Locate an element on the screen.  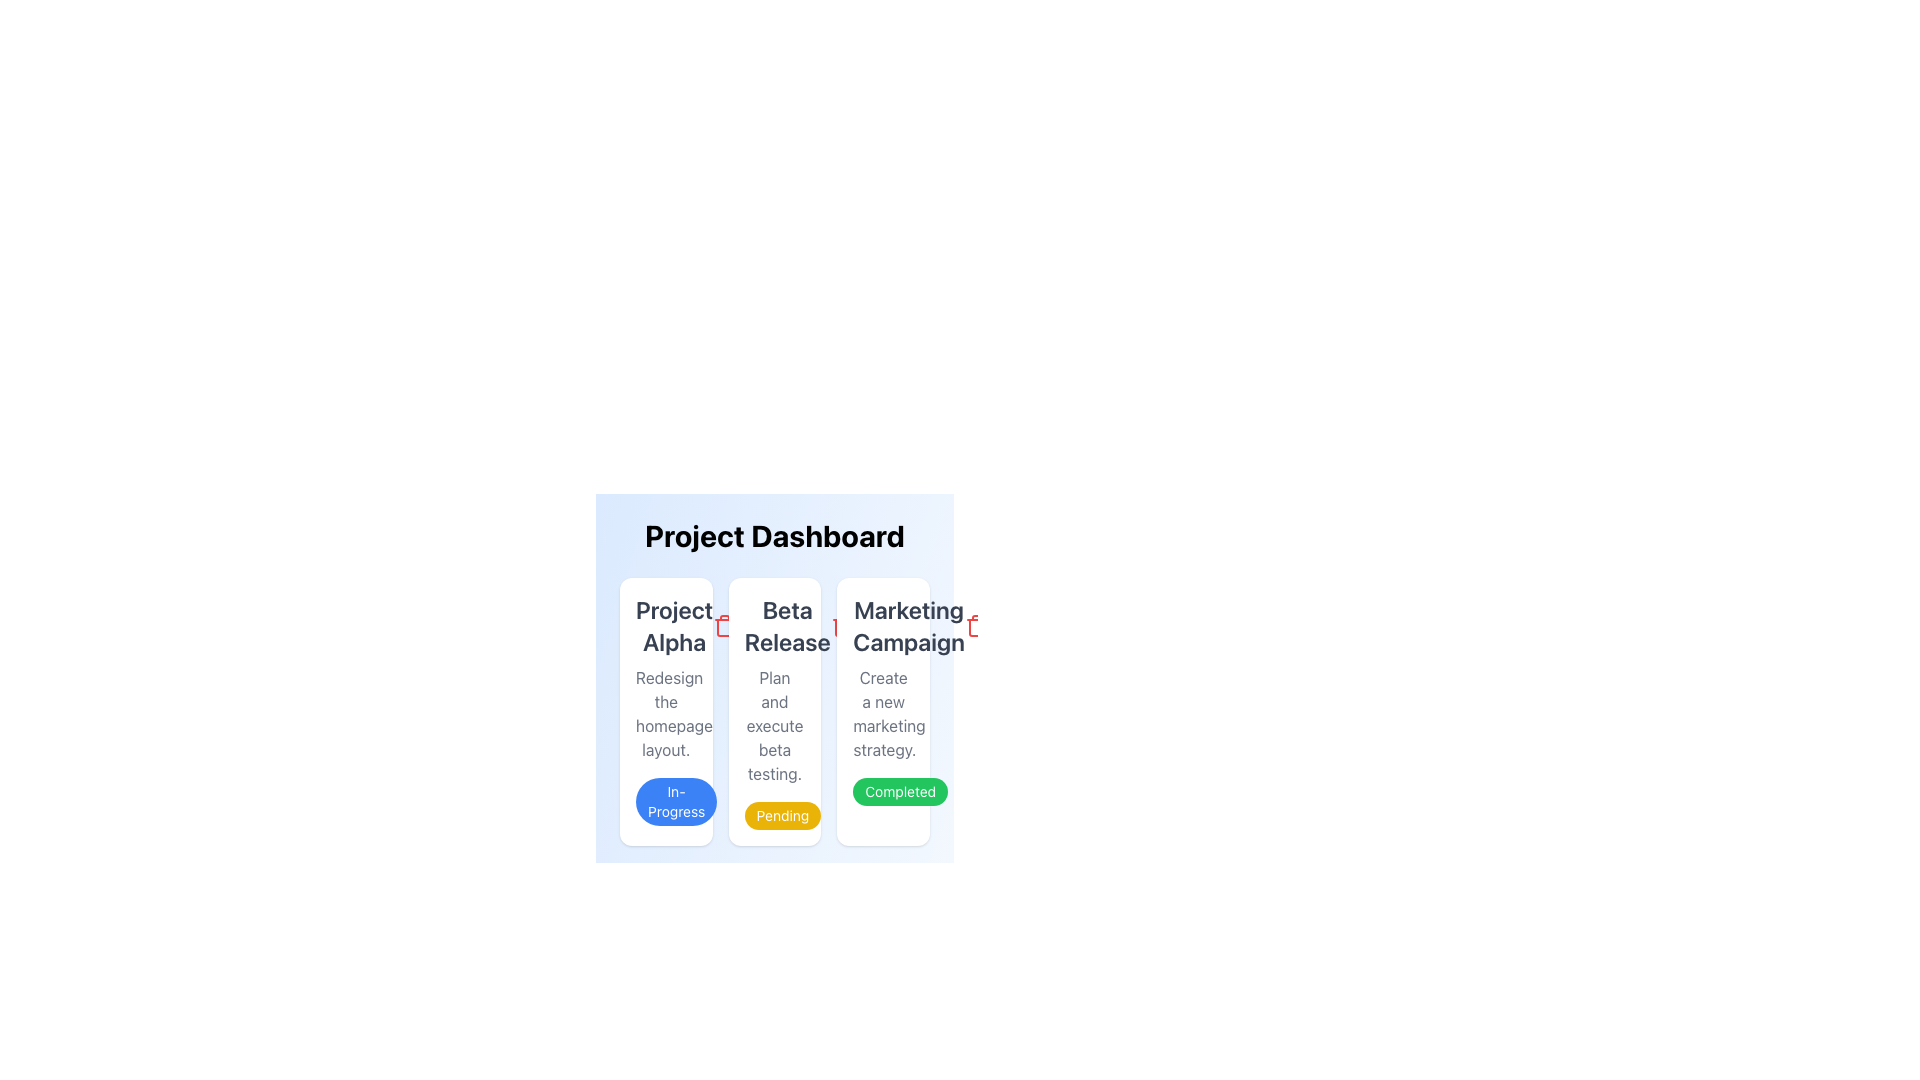
the title text 'Marketing Campaign' located at the top of the project card is located at coordinates (882, 624).